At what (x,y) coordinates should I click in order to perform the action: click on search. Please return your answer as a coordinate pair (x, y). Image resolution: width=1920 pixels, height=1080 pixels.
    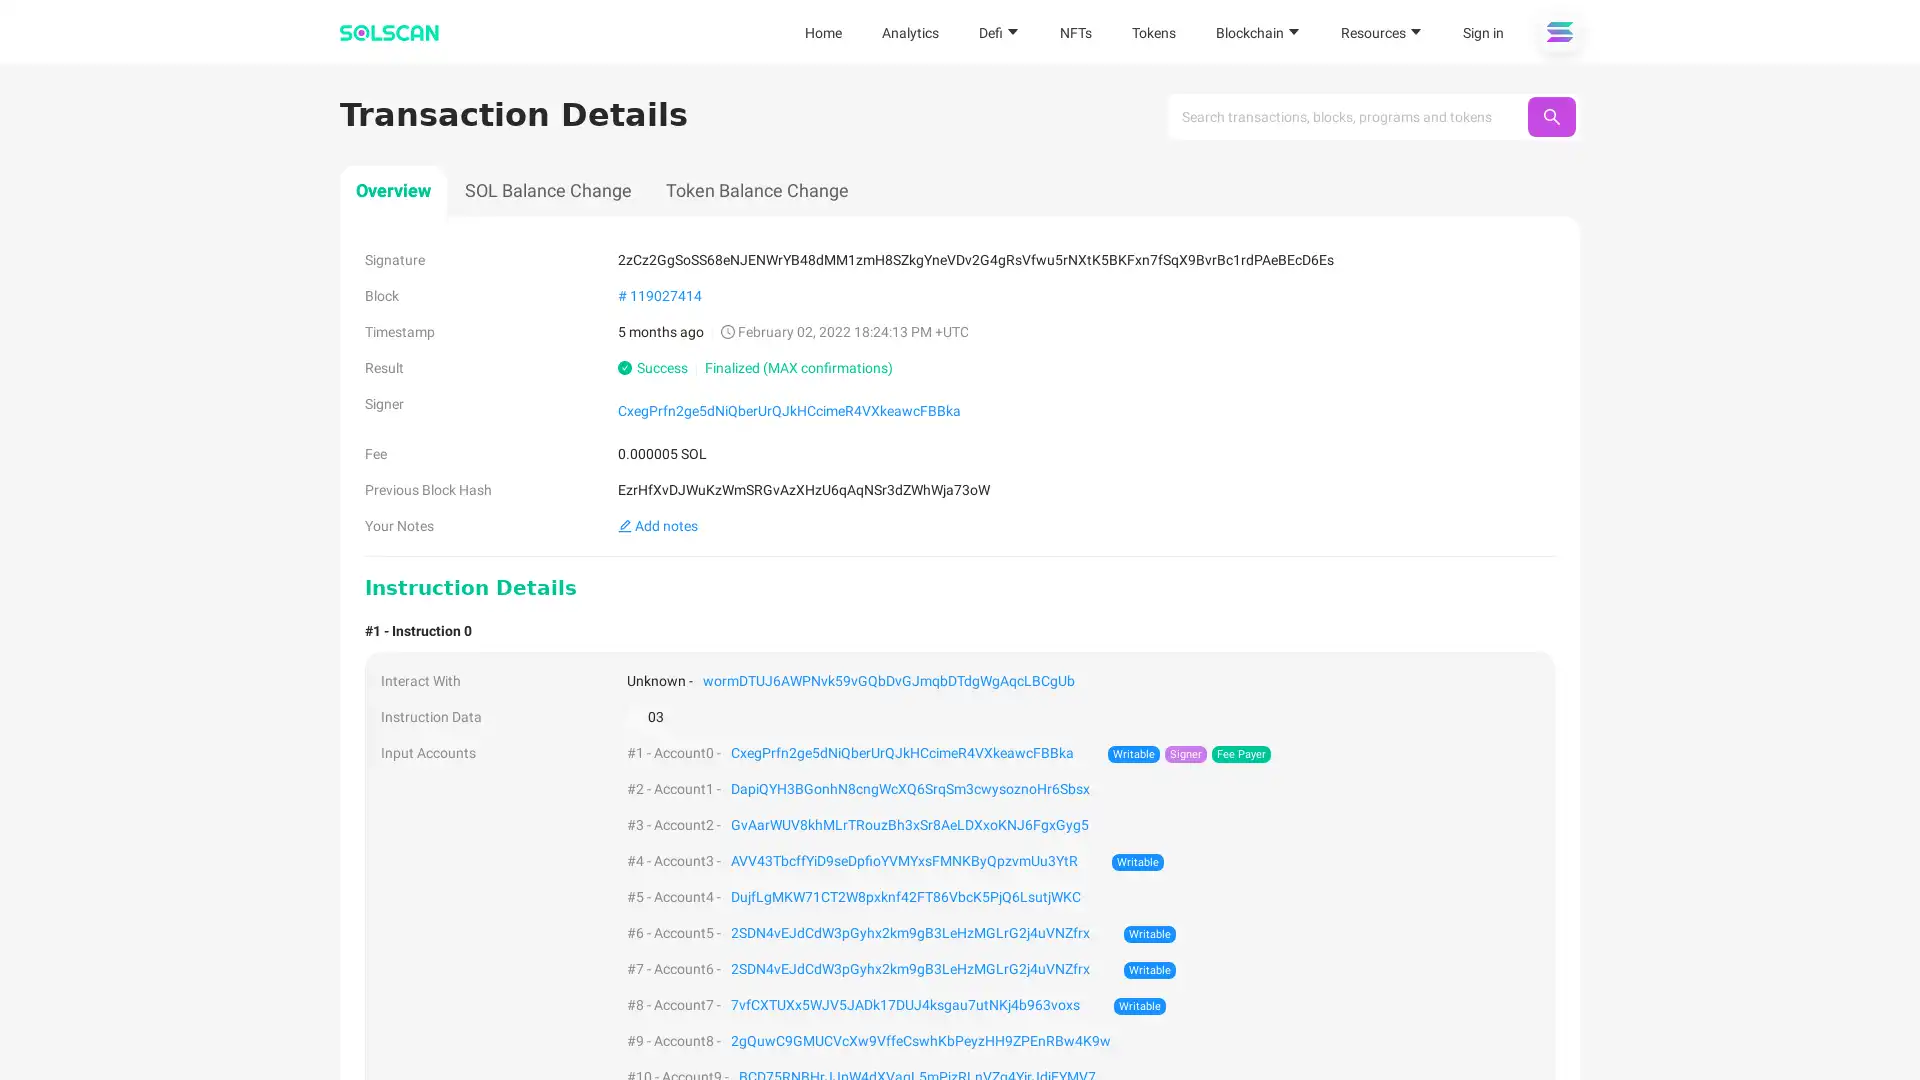
    Looking at the image, I should click on (1550, 116).